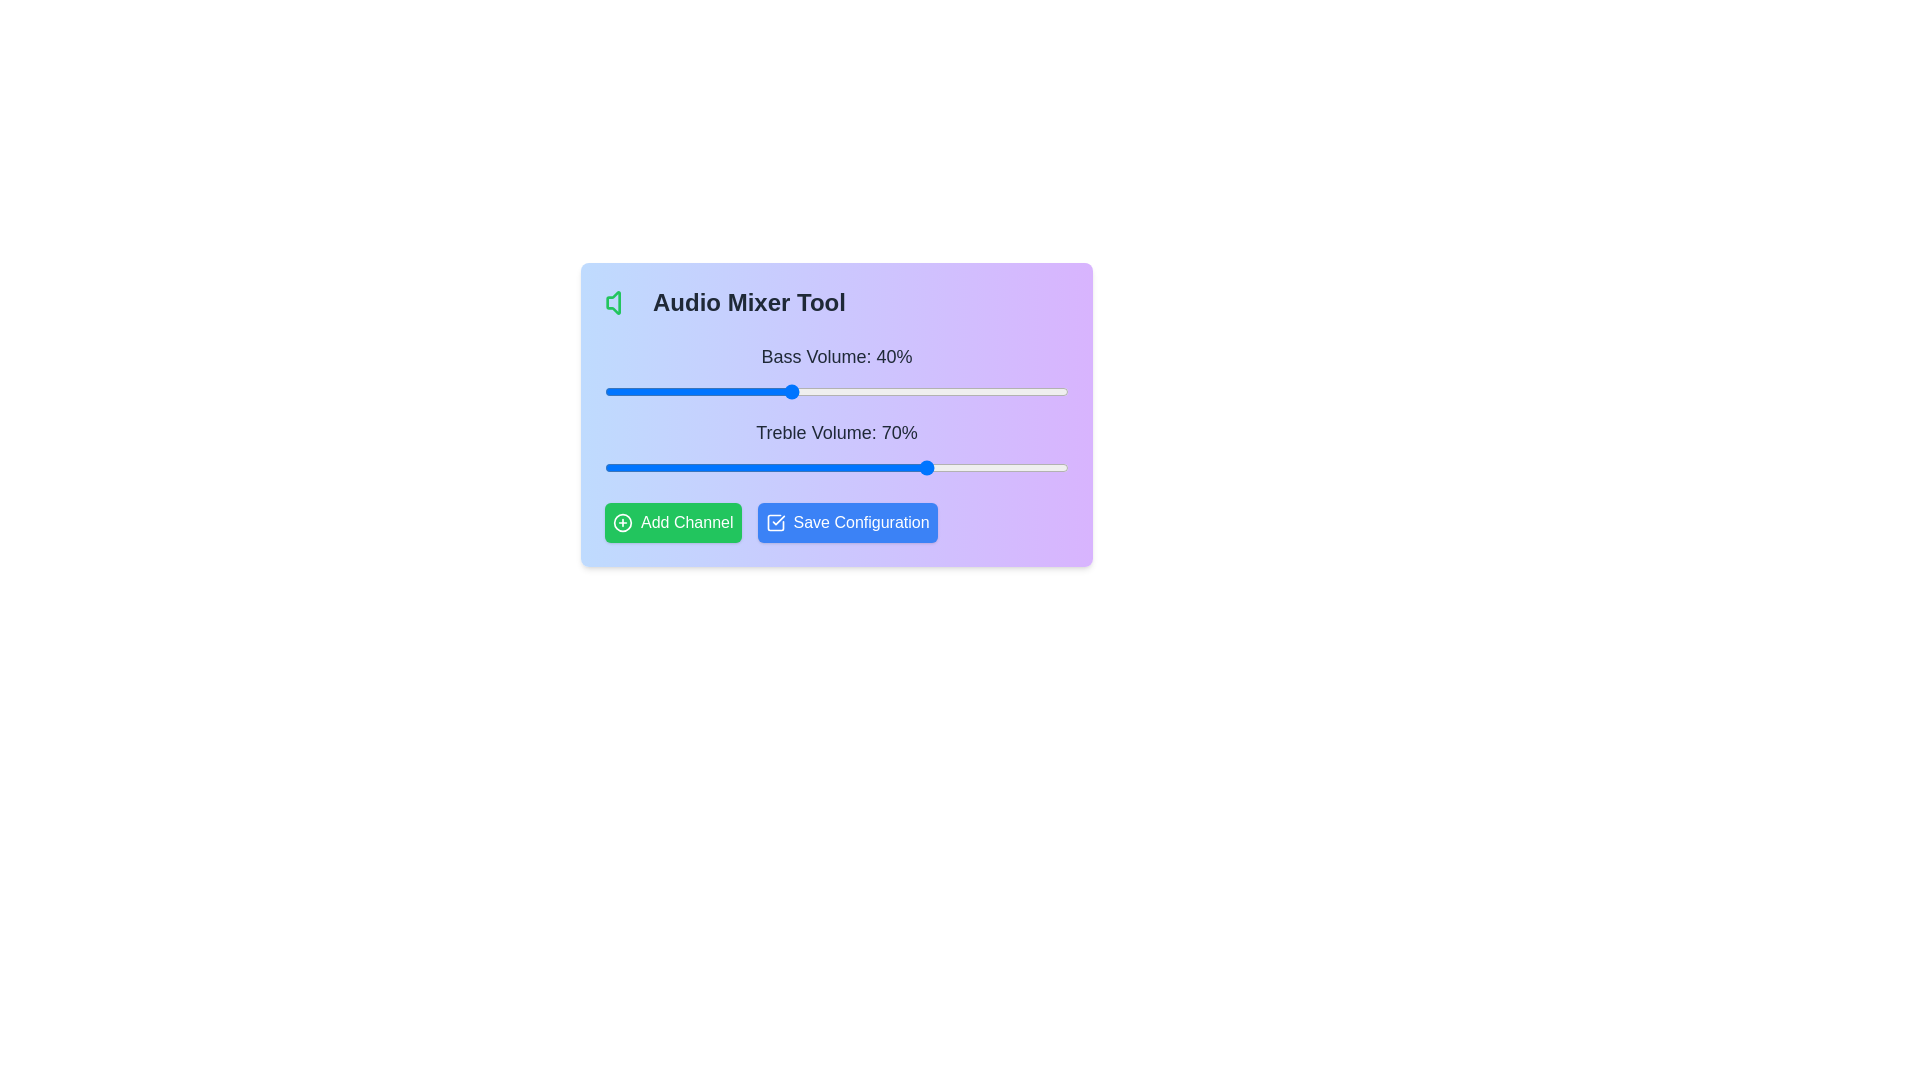 The height and width of the screenshot is (1080, 1920). Describe the element at coordinates (1036, 392) in the screenshot. I see `the slider` at that location.